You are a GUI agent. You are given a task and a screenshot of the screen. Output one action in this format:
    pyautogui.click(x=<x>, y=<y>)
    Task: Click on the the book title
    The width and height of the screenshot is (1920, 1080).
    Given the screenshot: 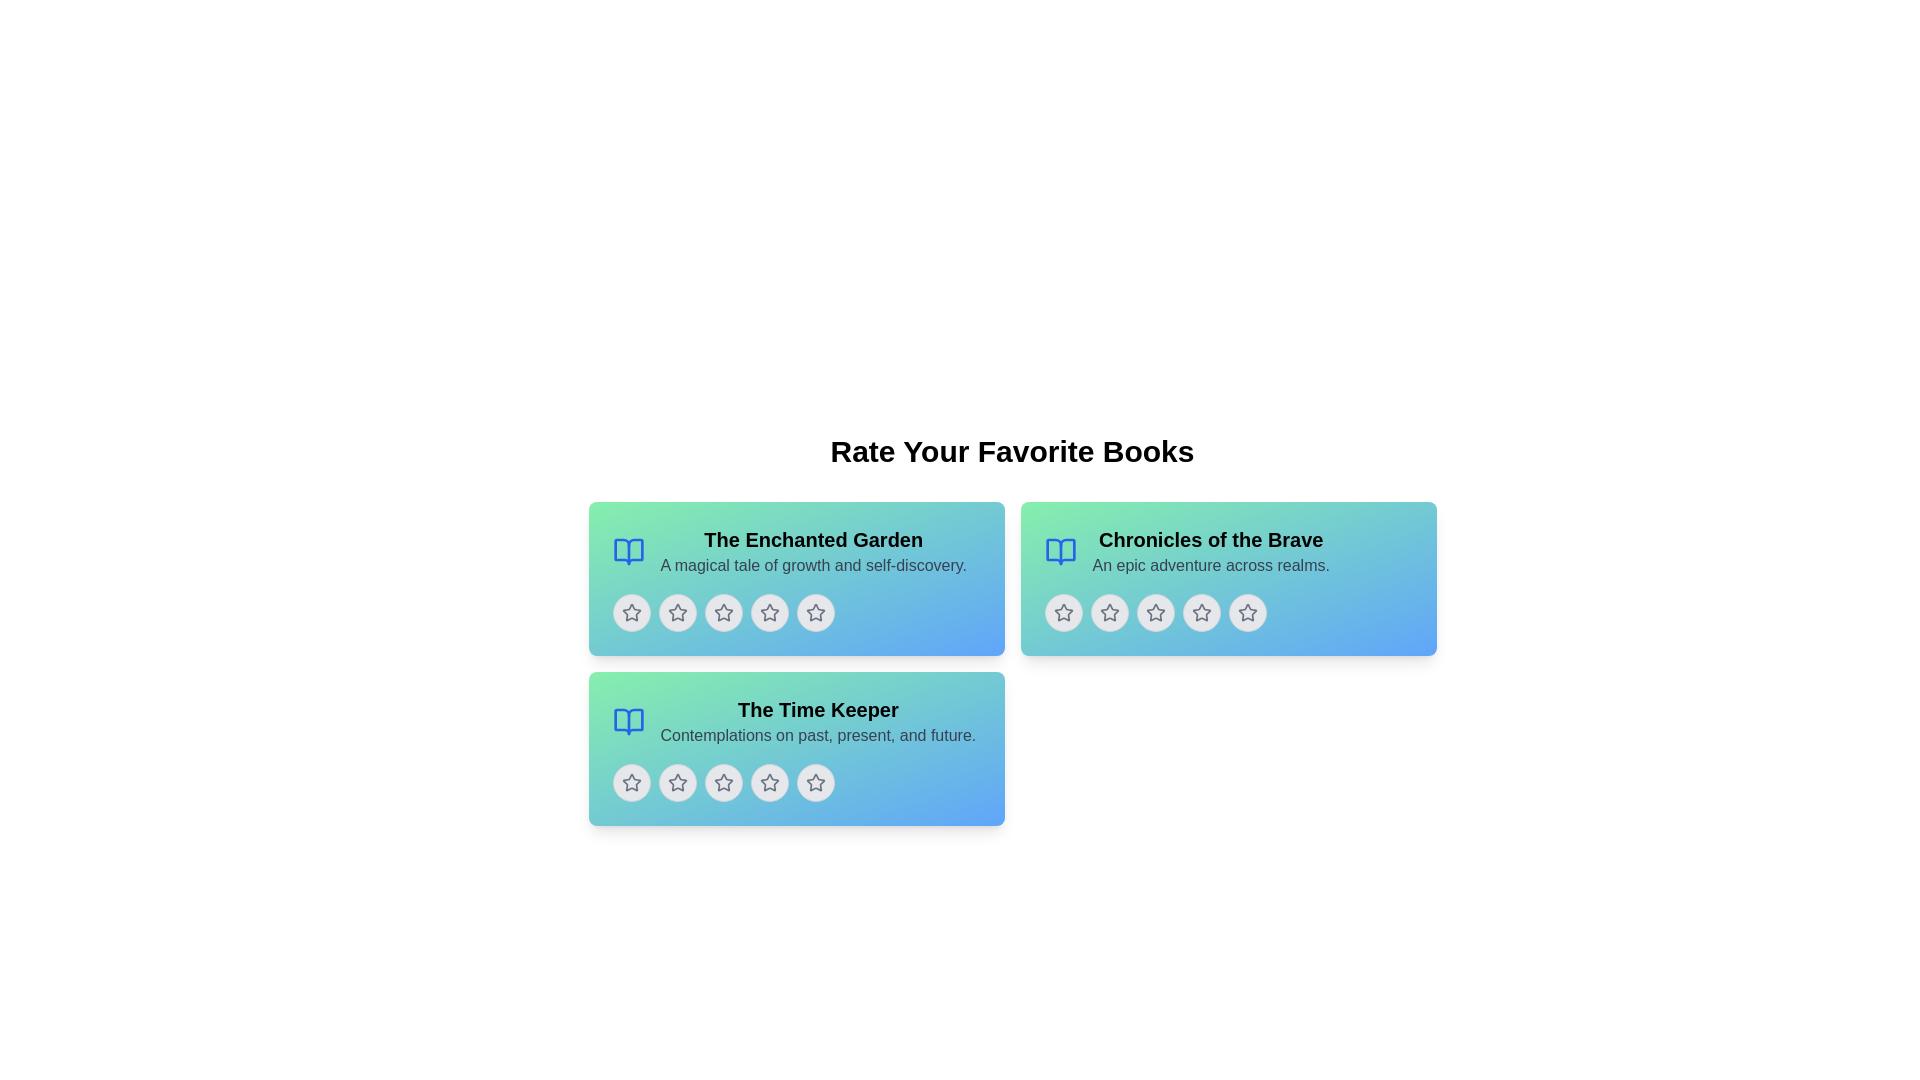 What is the action you would take?
    pyautogui.click(x=1210, y=540)
    